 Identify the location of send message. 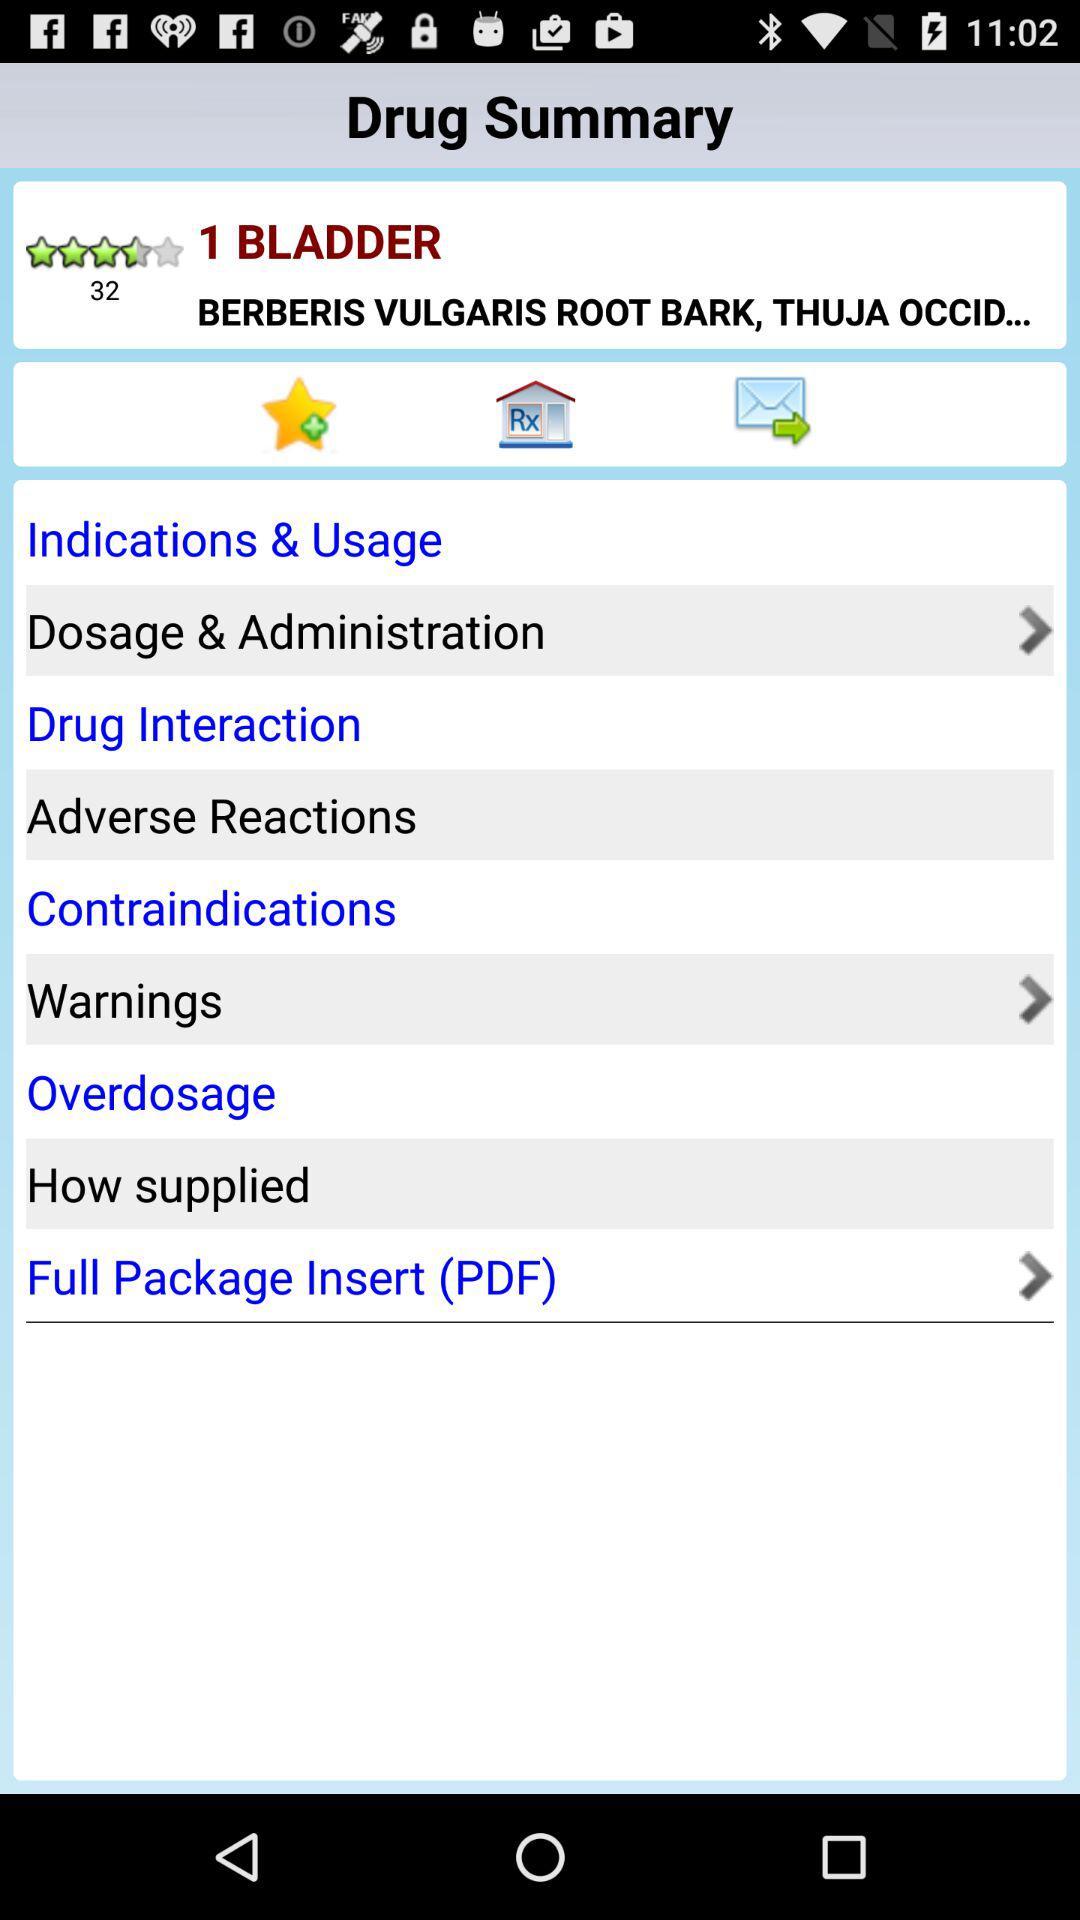
(775, 413).